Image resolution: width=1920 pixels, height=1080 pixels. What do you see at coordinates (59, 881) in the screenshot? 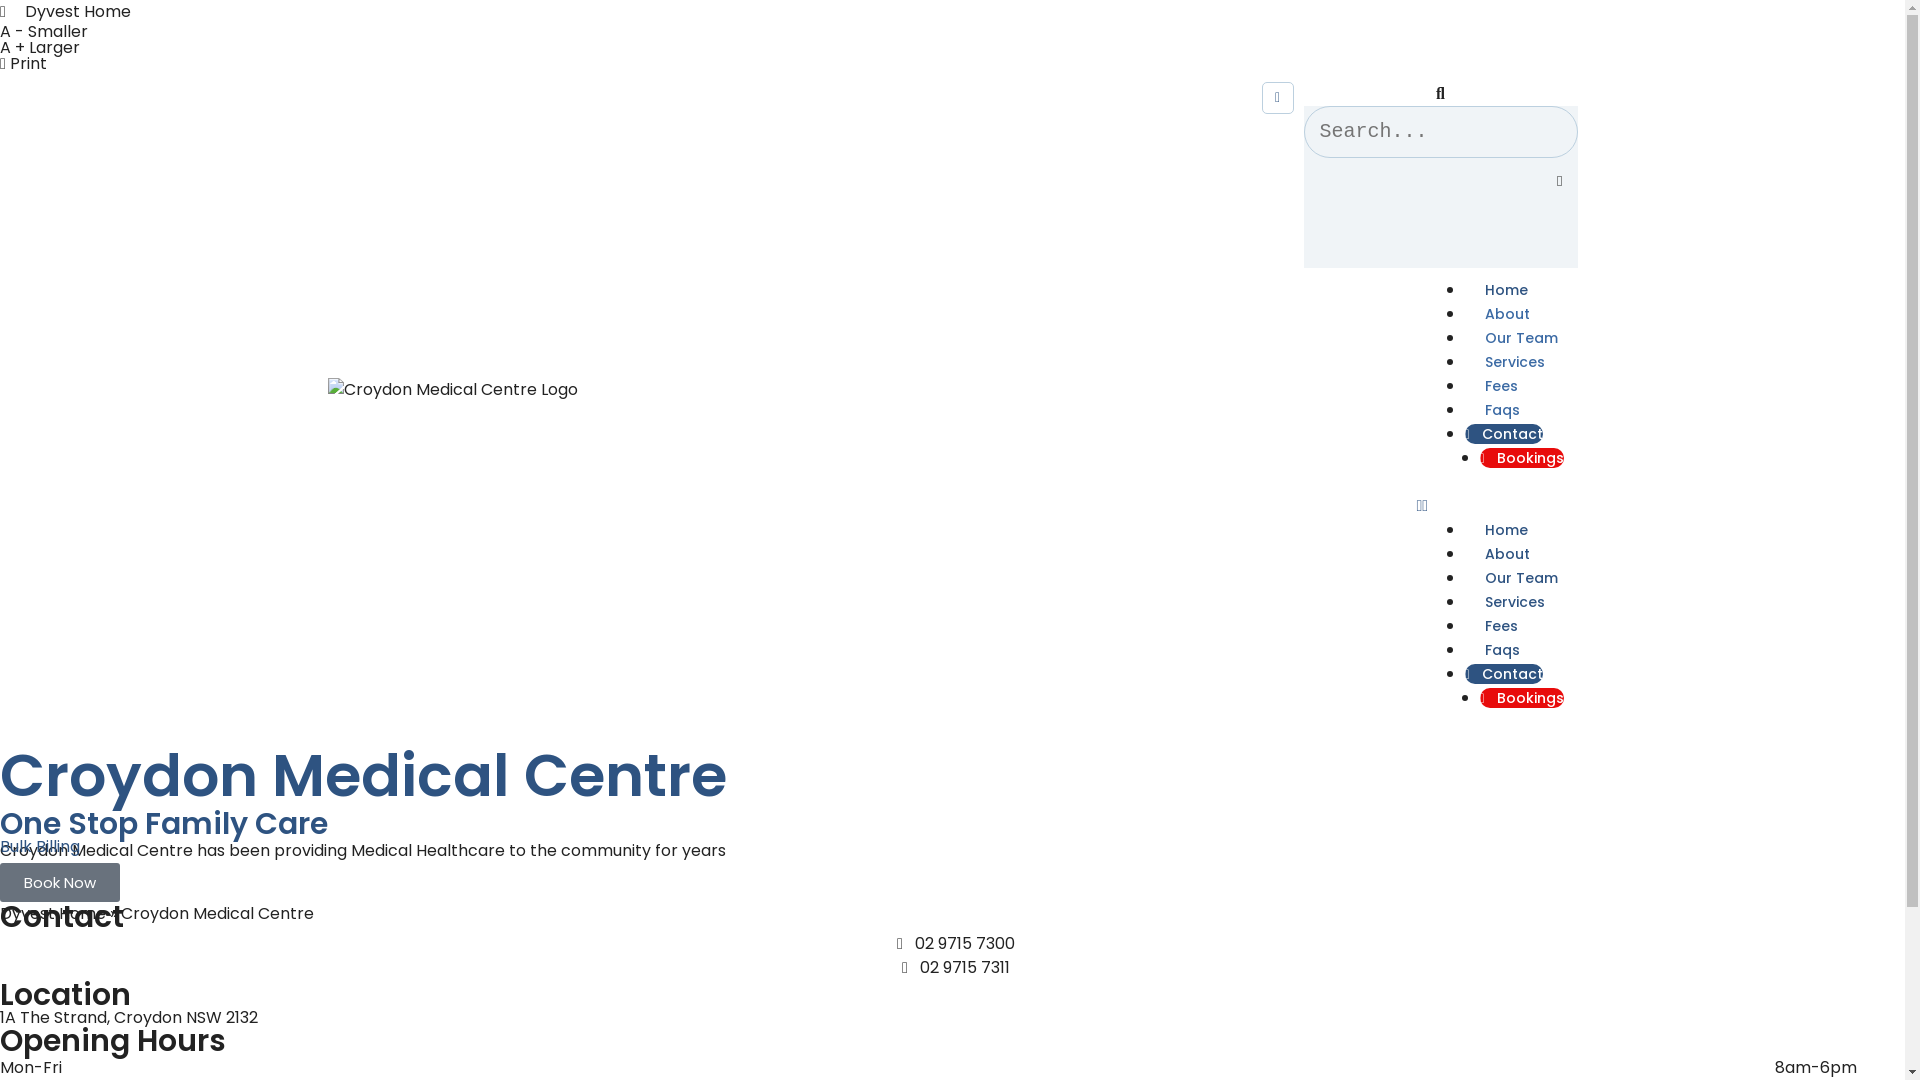
I see `'Book Now'` at bounding box center [59, 881].